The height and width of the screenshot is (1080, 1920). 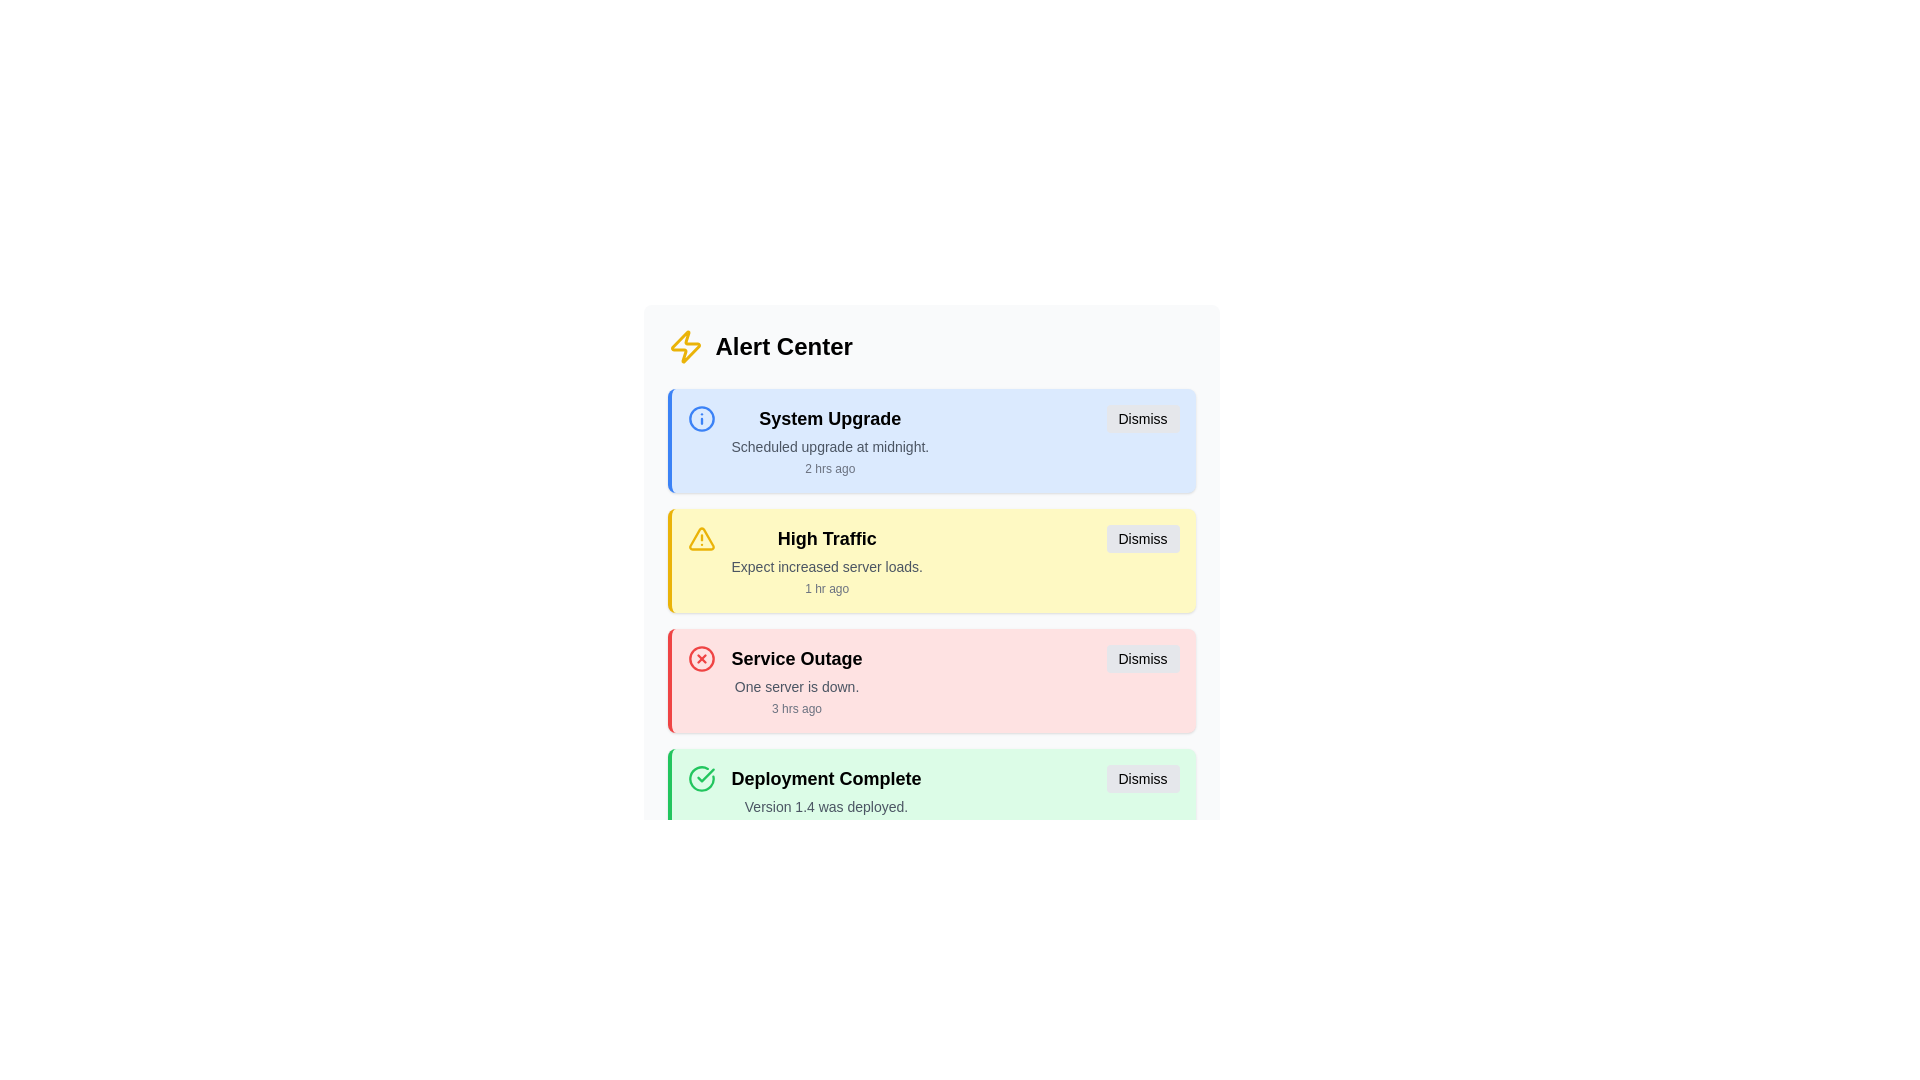 What do you see at coordinates (827, 560) in the screenshot?
I see `the text 'High Traffic' within the yellow notification card to read the alert message` at bounding box center [827, 560].